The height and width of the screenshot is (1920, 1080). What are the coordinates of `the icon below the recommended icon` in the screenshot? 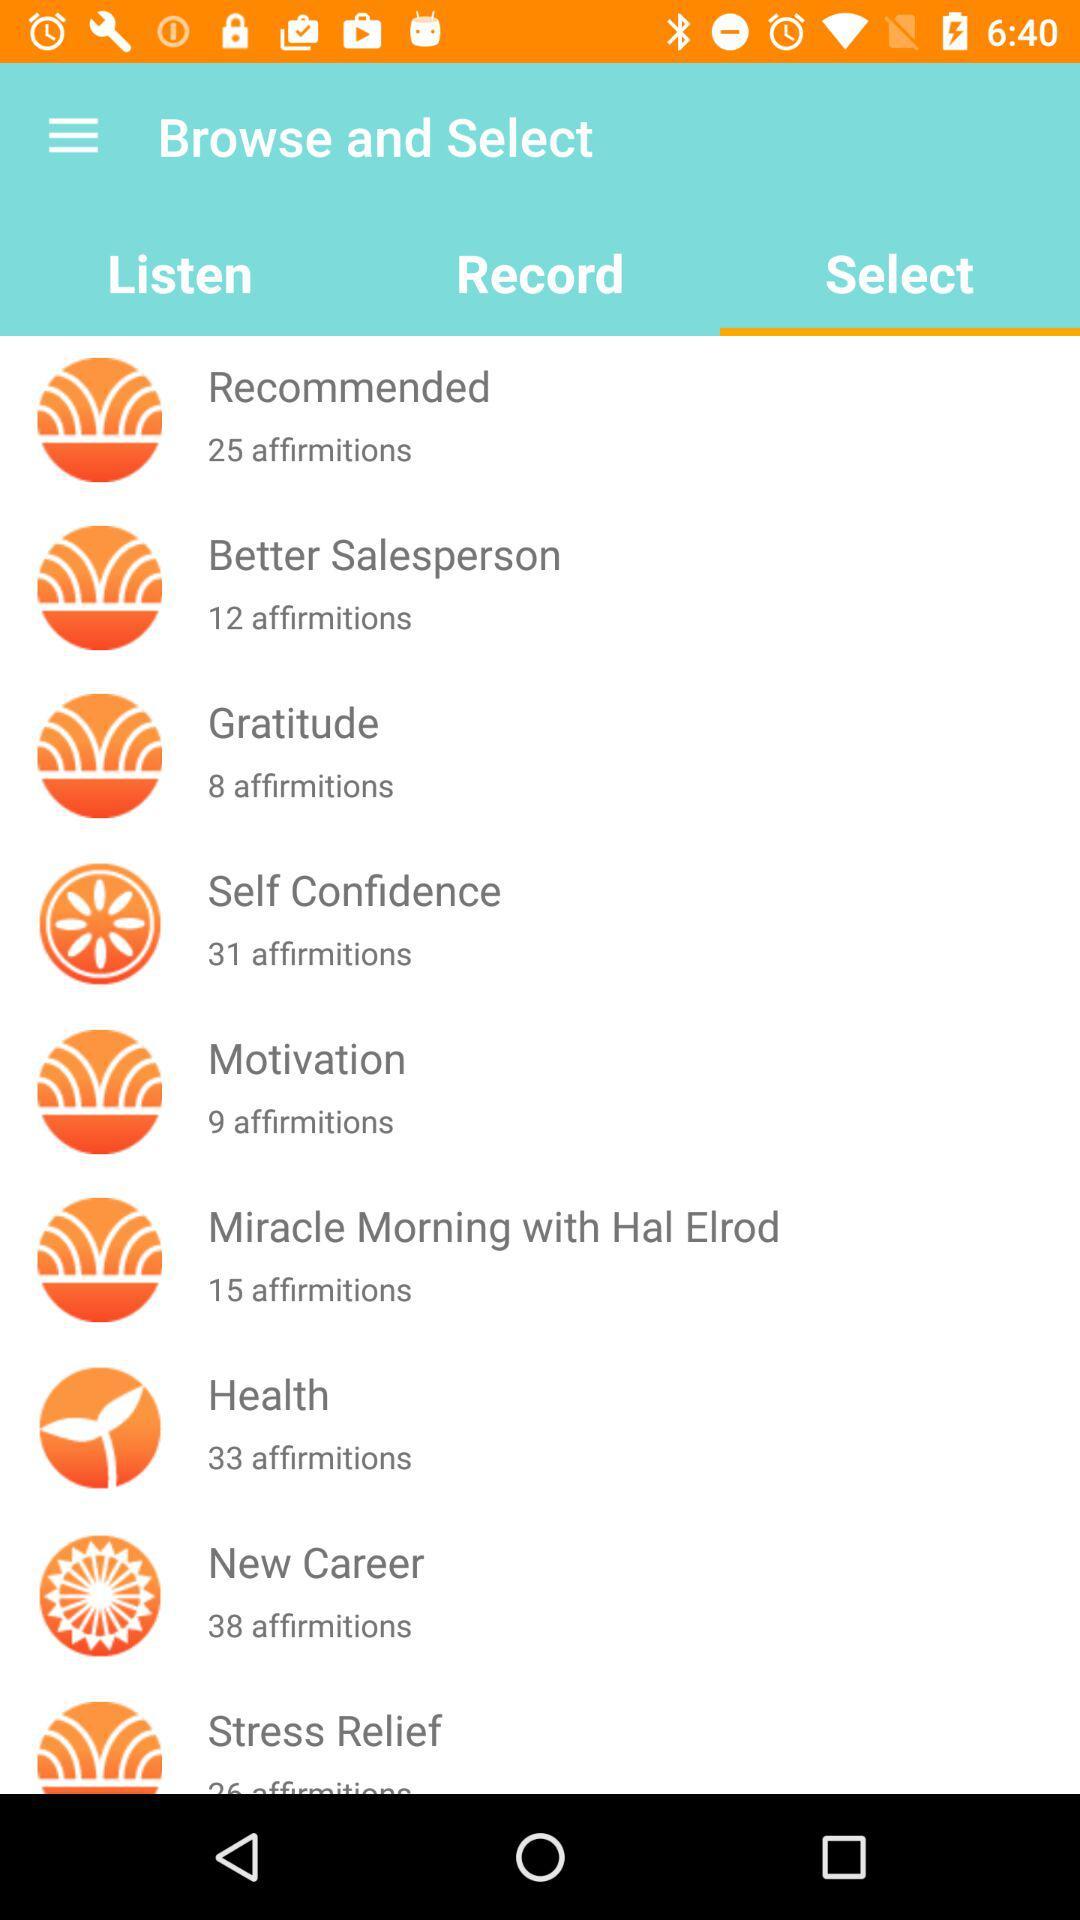 It's located at (639, 460).